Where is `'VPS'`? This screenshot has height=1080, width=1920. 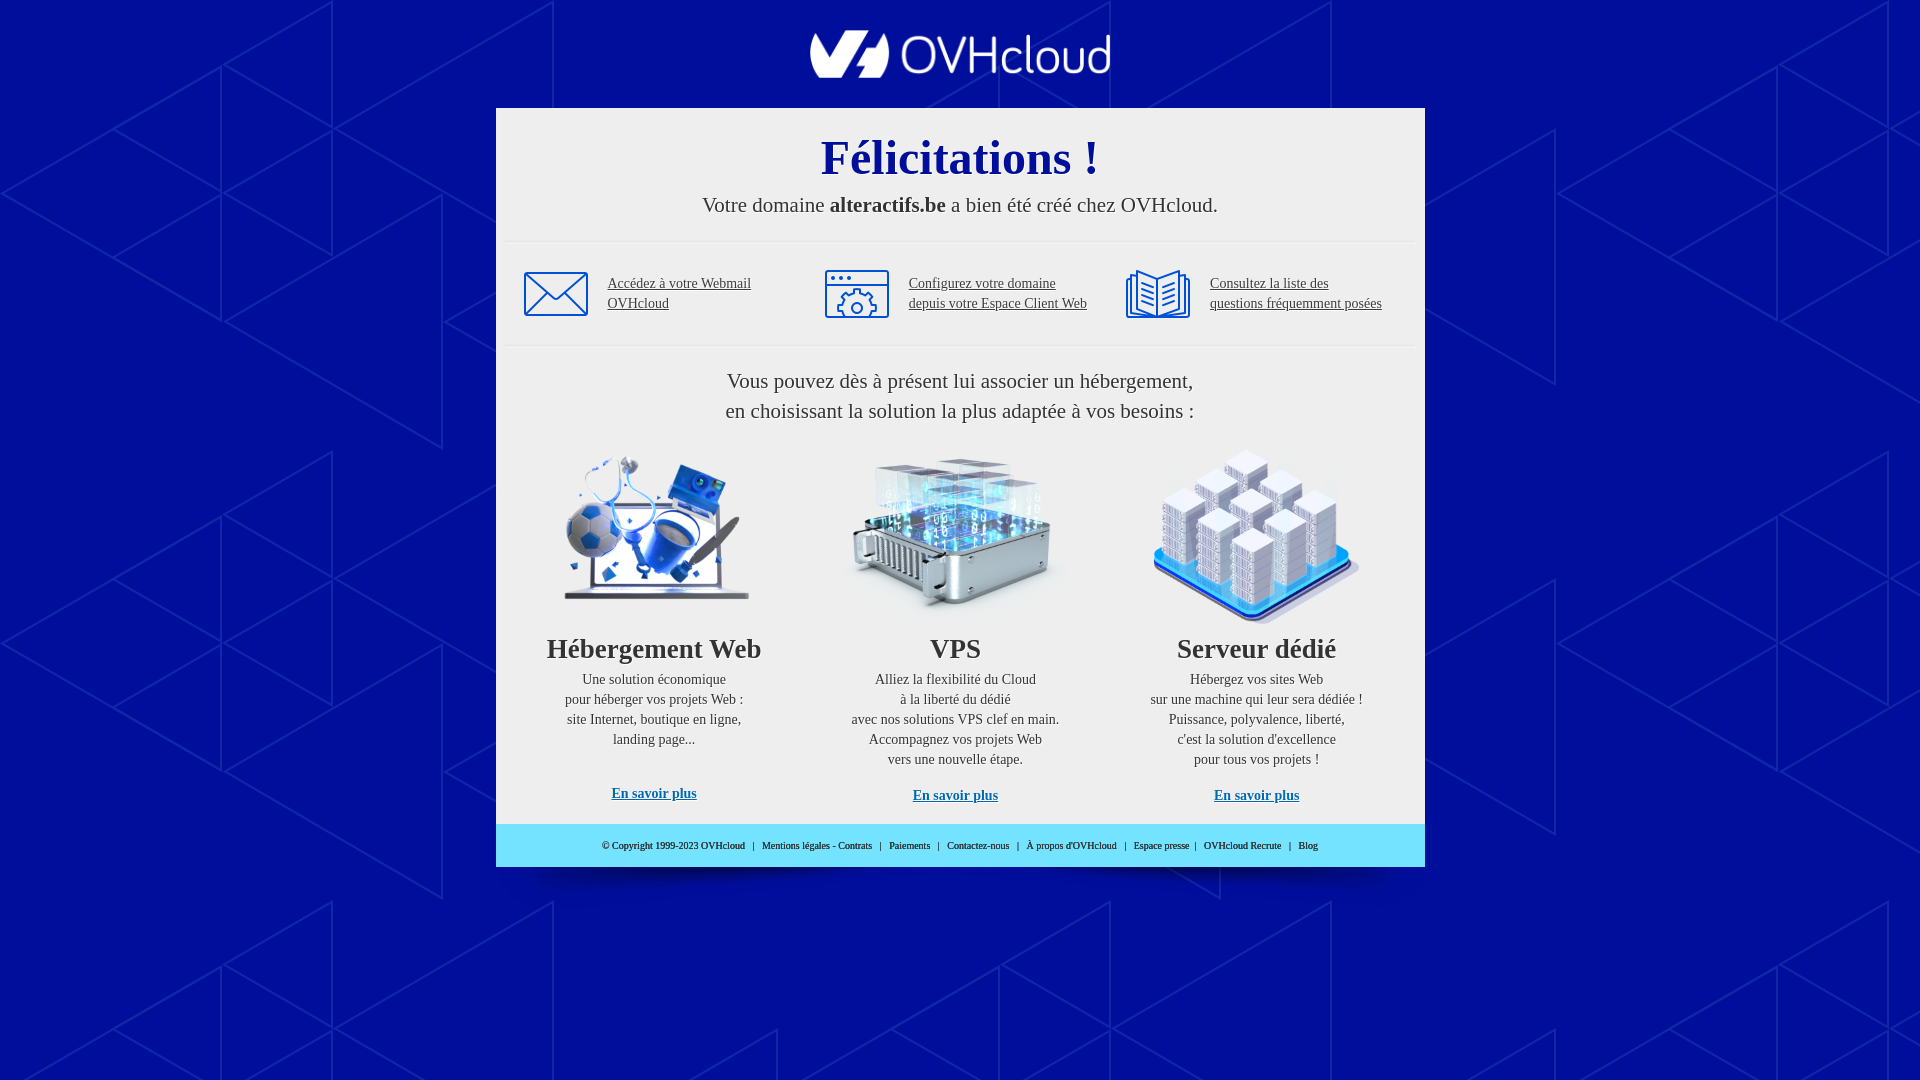
'VPS' is located at coordinates (954, 618).